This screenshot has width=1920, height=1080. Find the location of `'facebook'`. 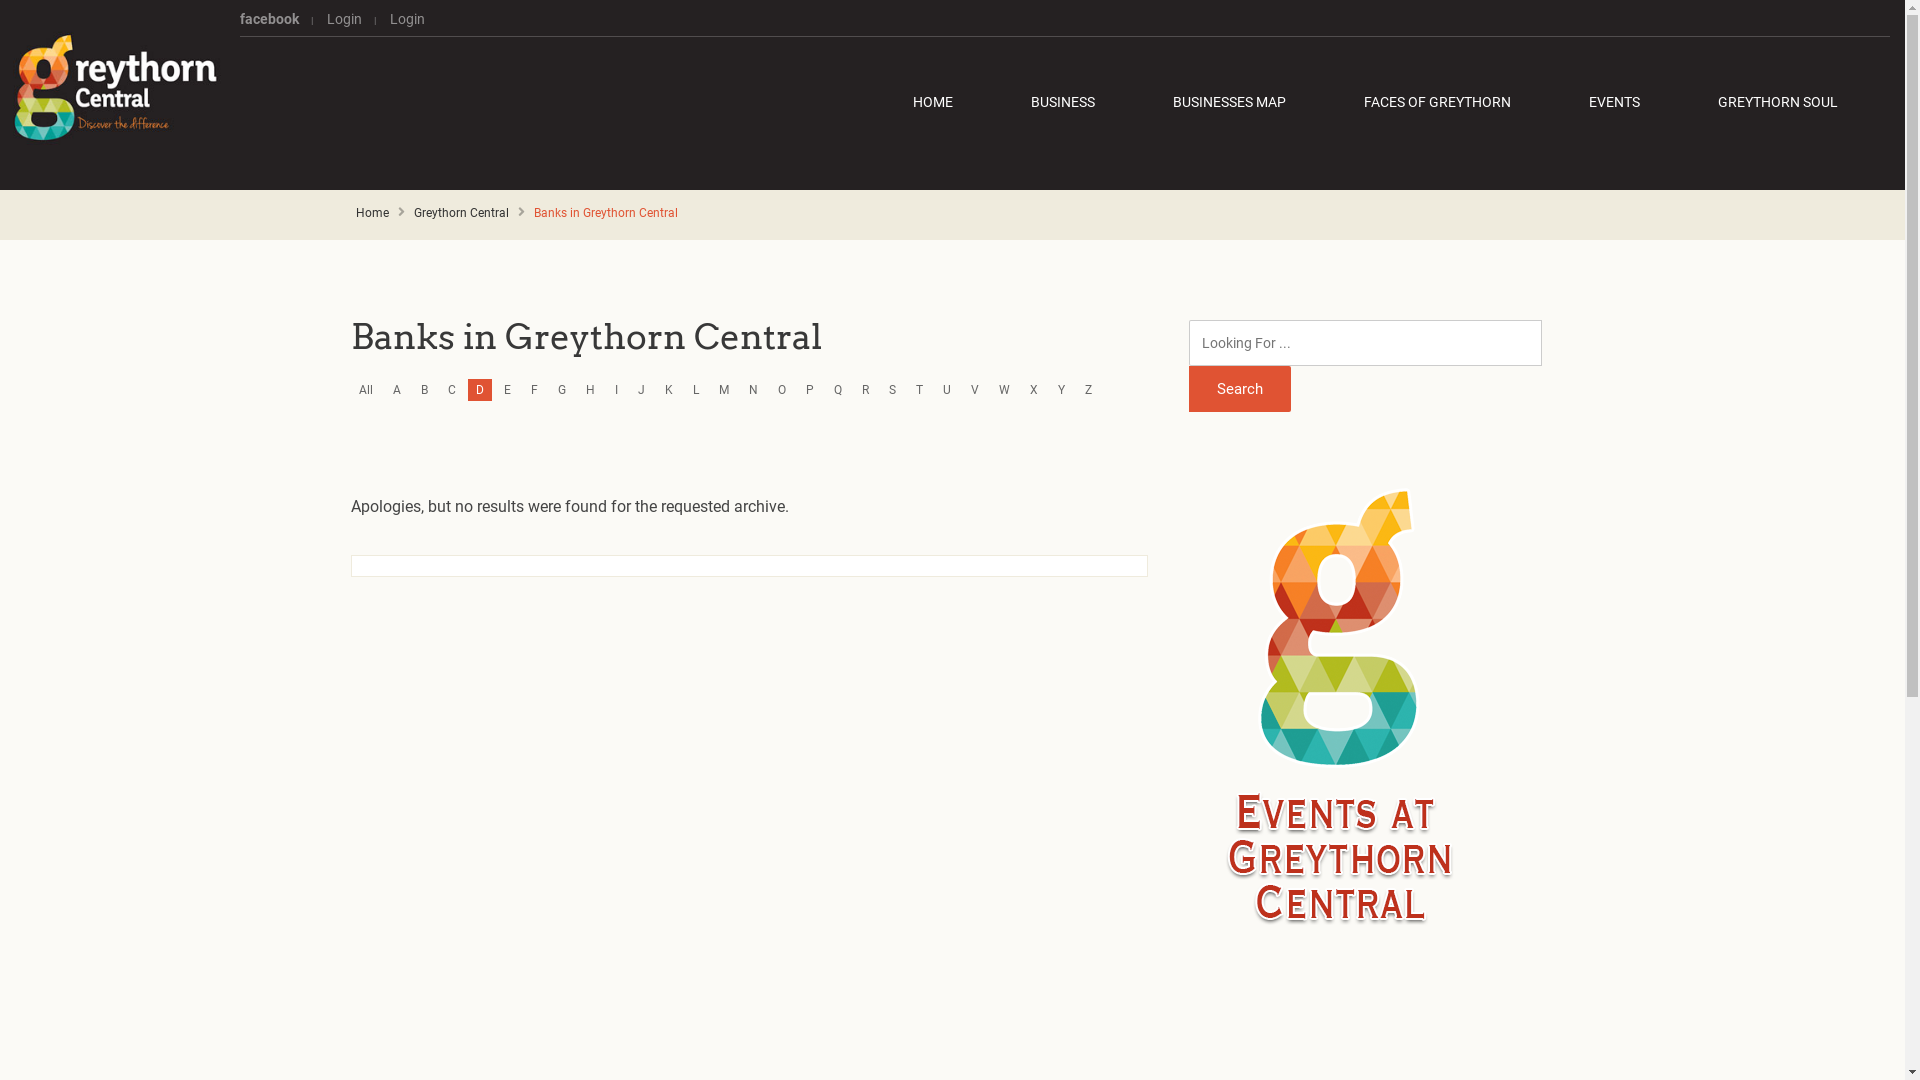

'facebook' is located at coordinates (274, 19).